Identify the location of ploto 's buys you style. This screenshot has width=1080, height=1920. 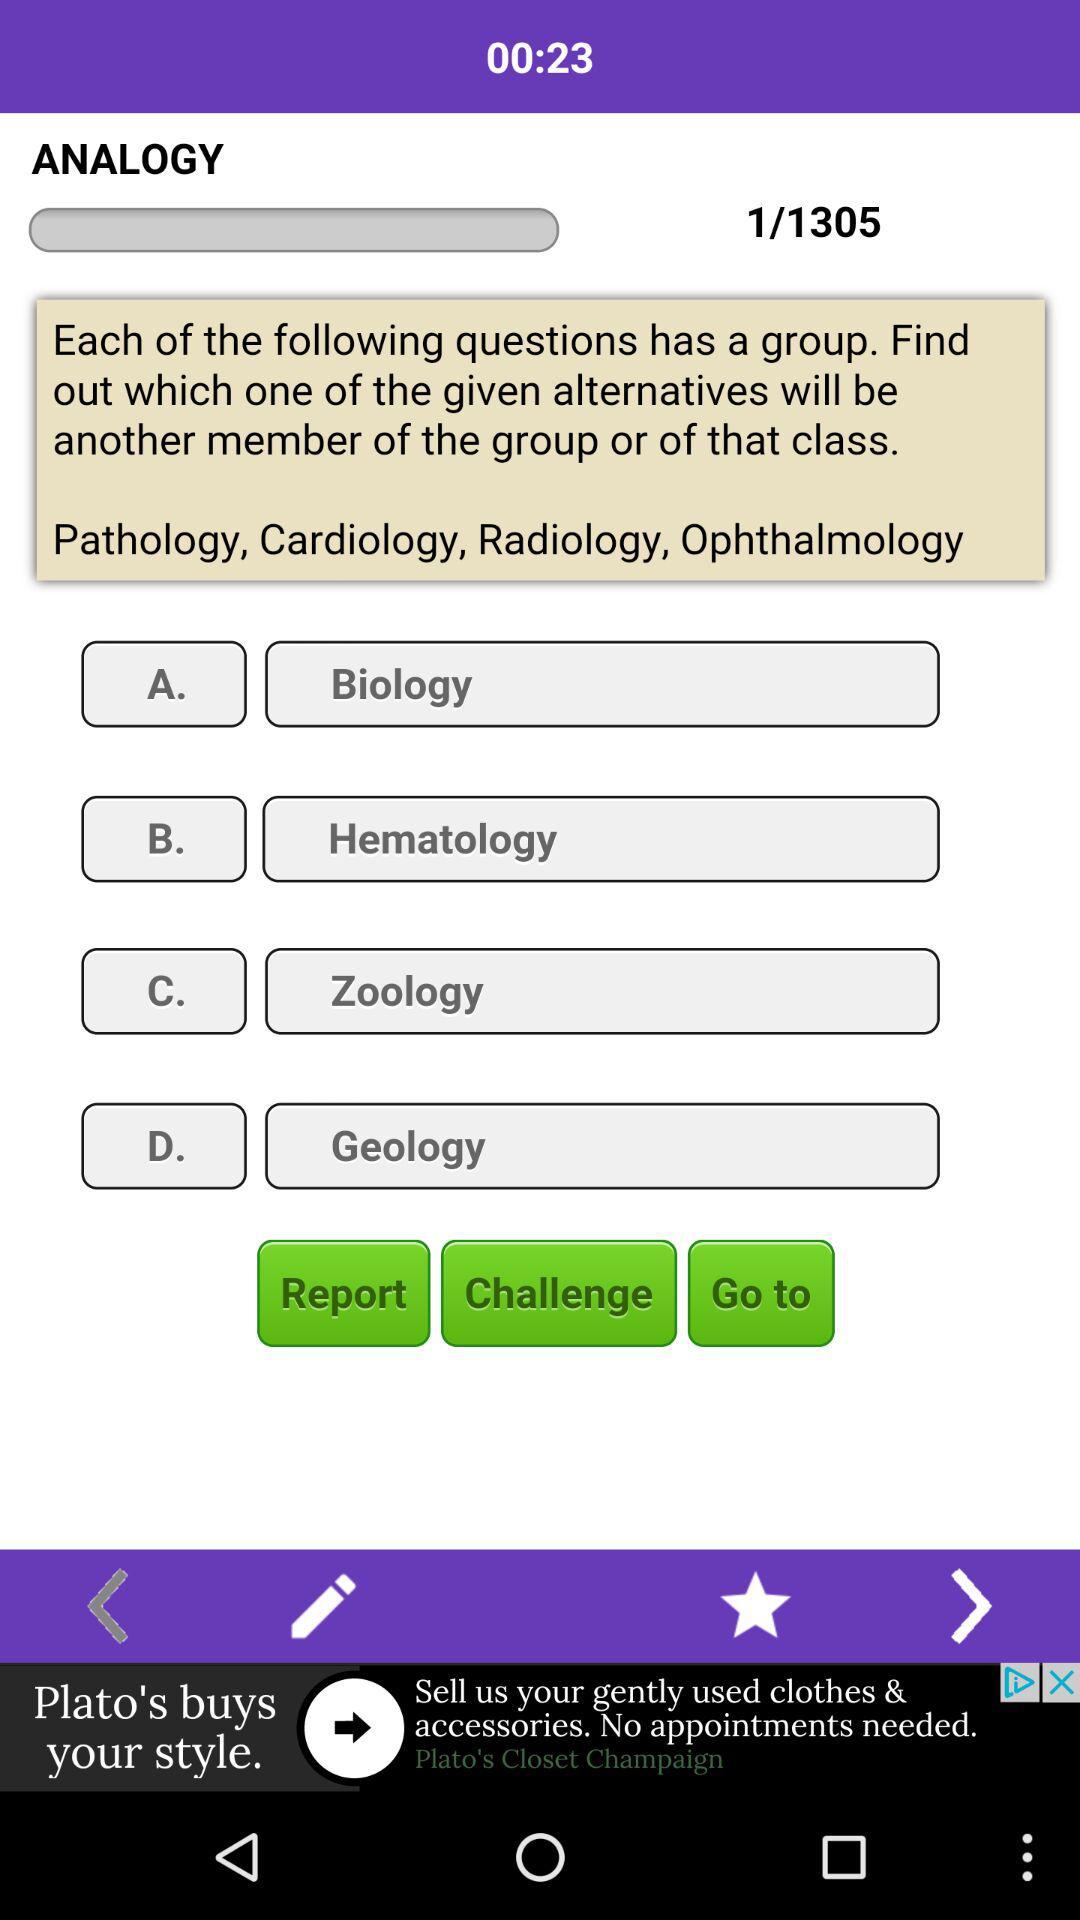
(540, 1727).